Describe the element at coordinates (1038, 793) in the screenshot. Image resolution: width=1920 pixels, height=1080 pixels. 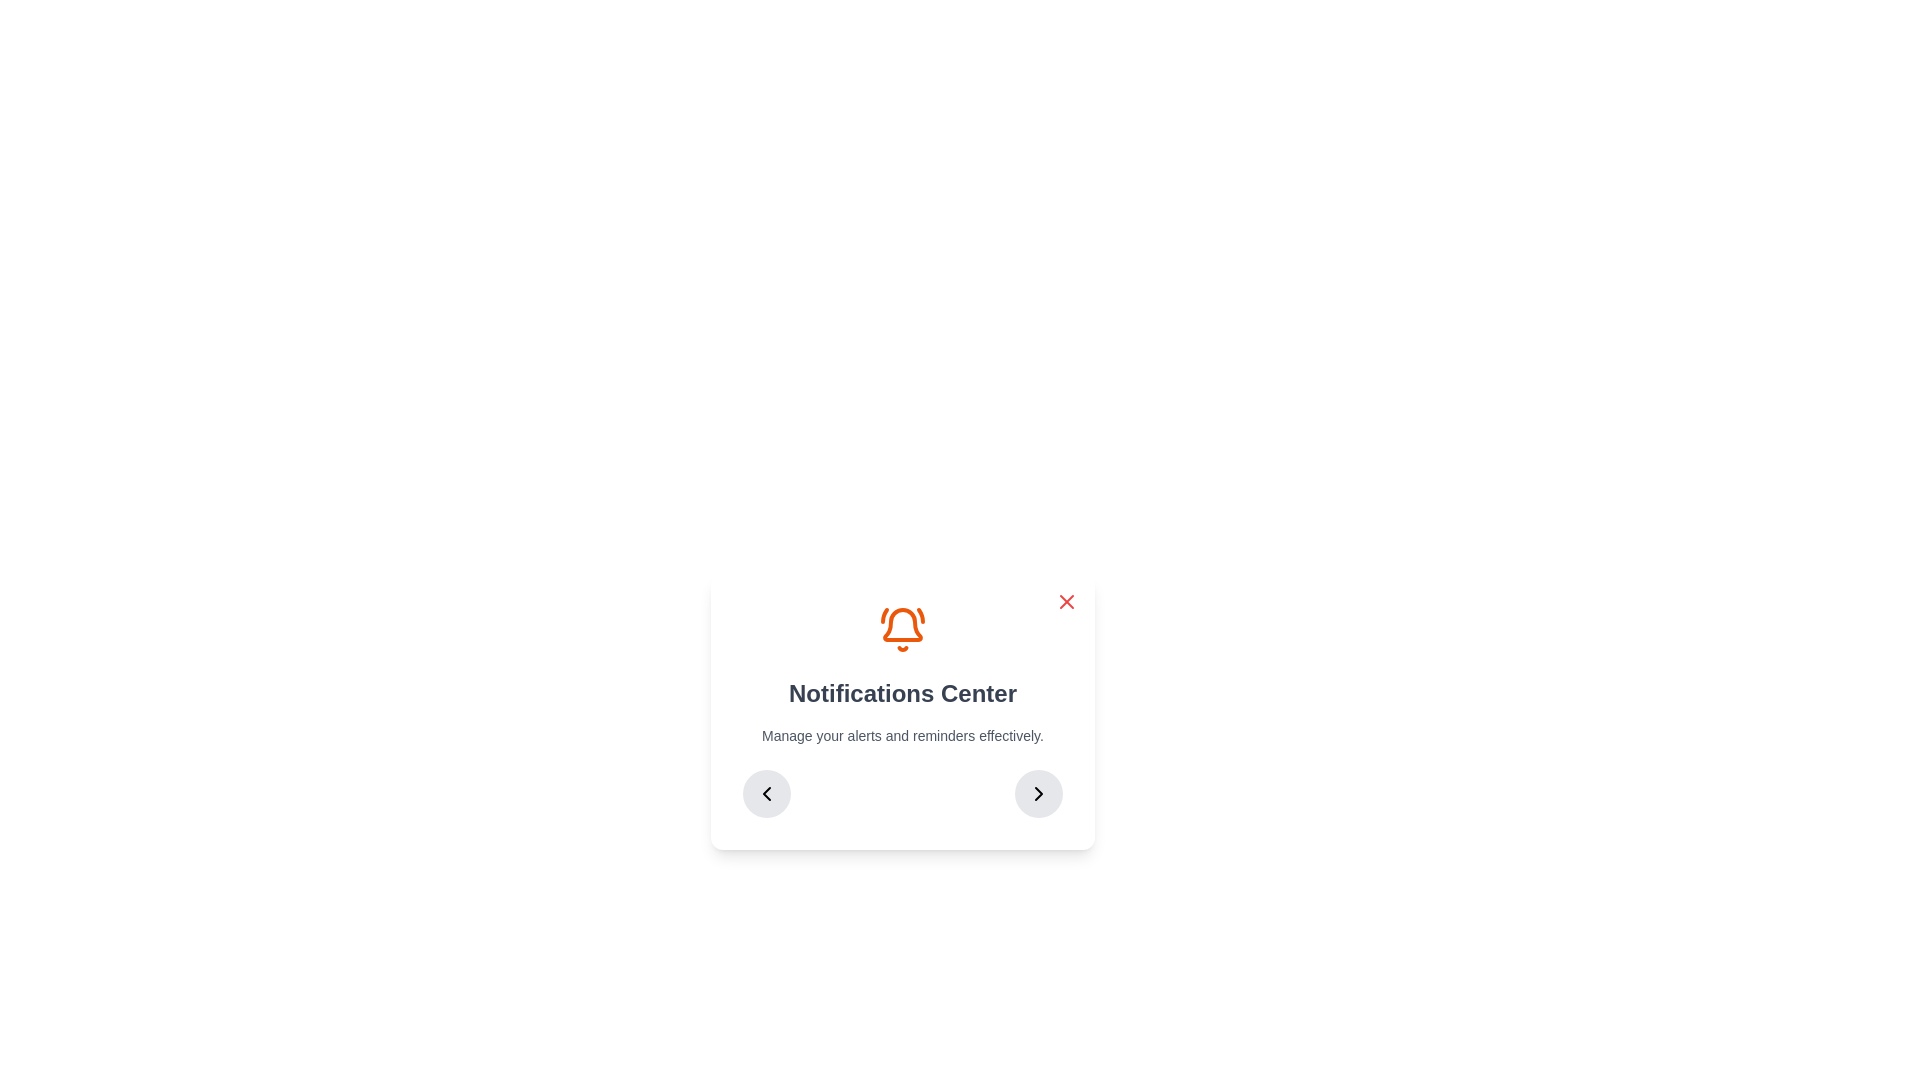
I see `the navigation button located at the bottom-right corner of the notification modal` at that location.